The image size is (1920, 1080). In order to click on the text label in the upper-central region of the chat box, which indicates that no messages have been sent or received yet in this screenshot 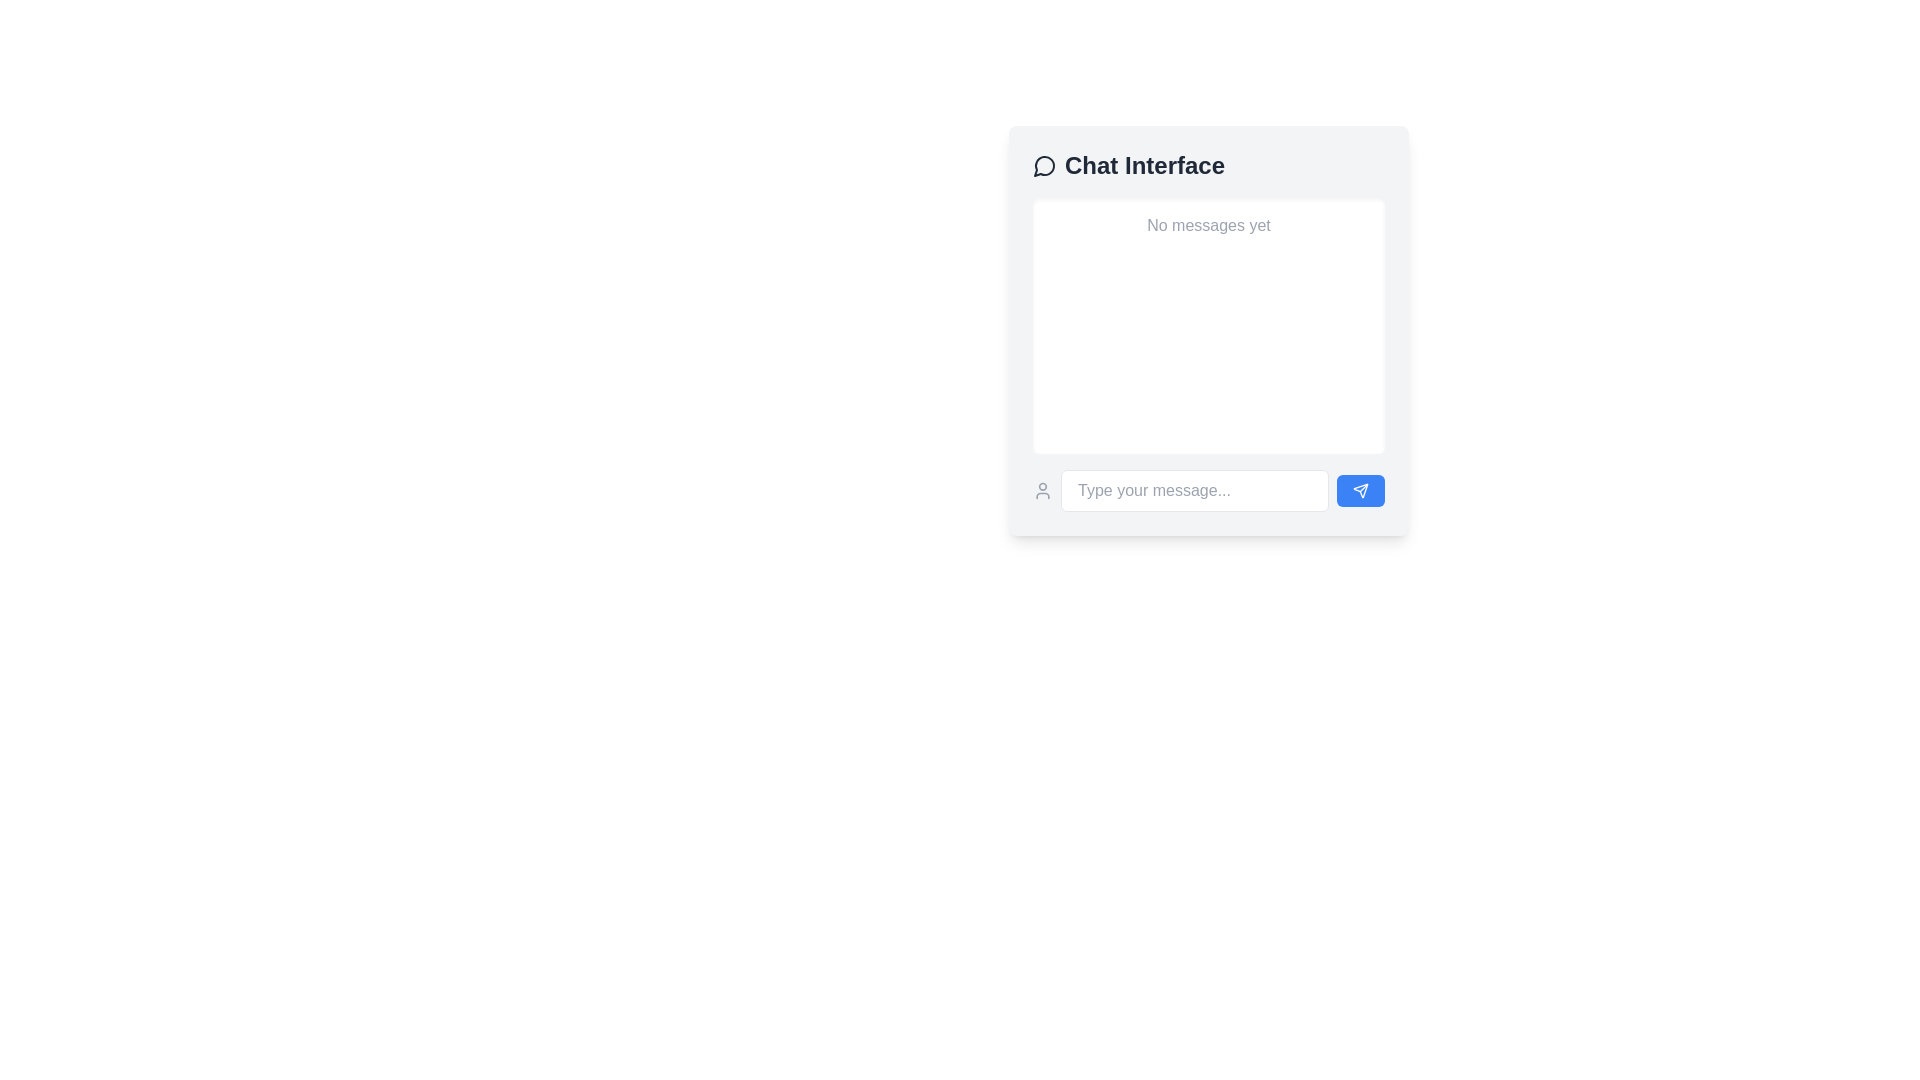, I will do `click(1208, 225)`.